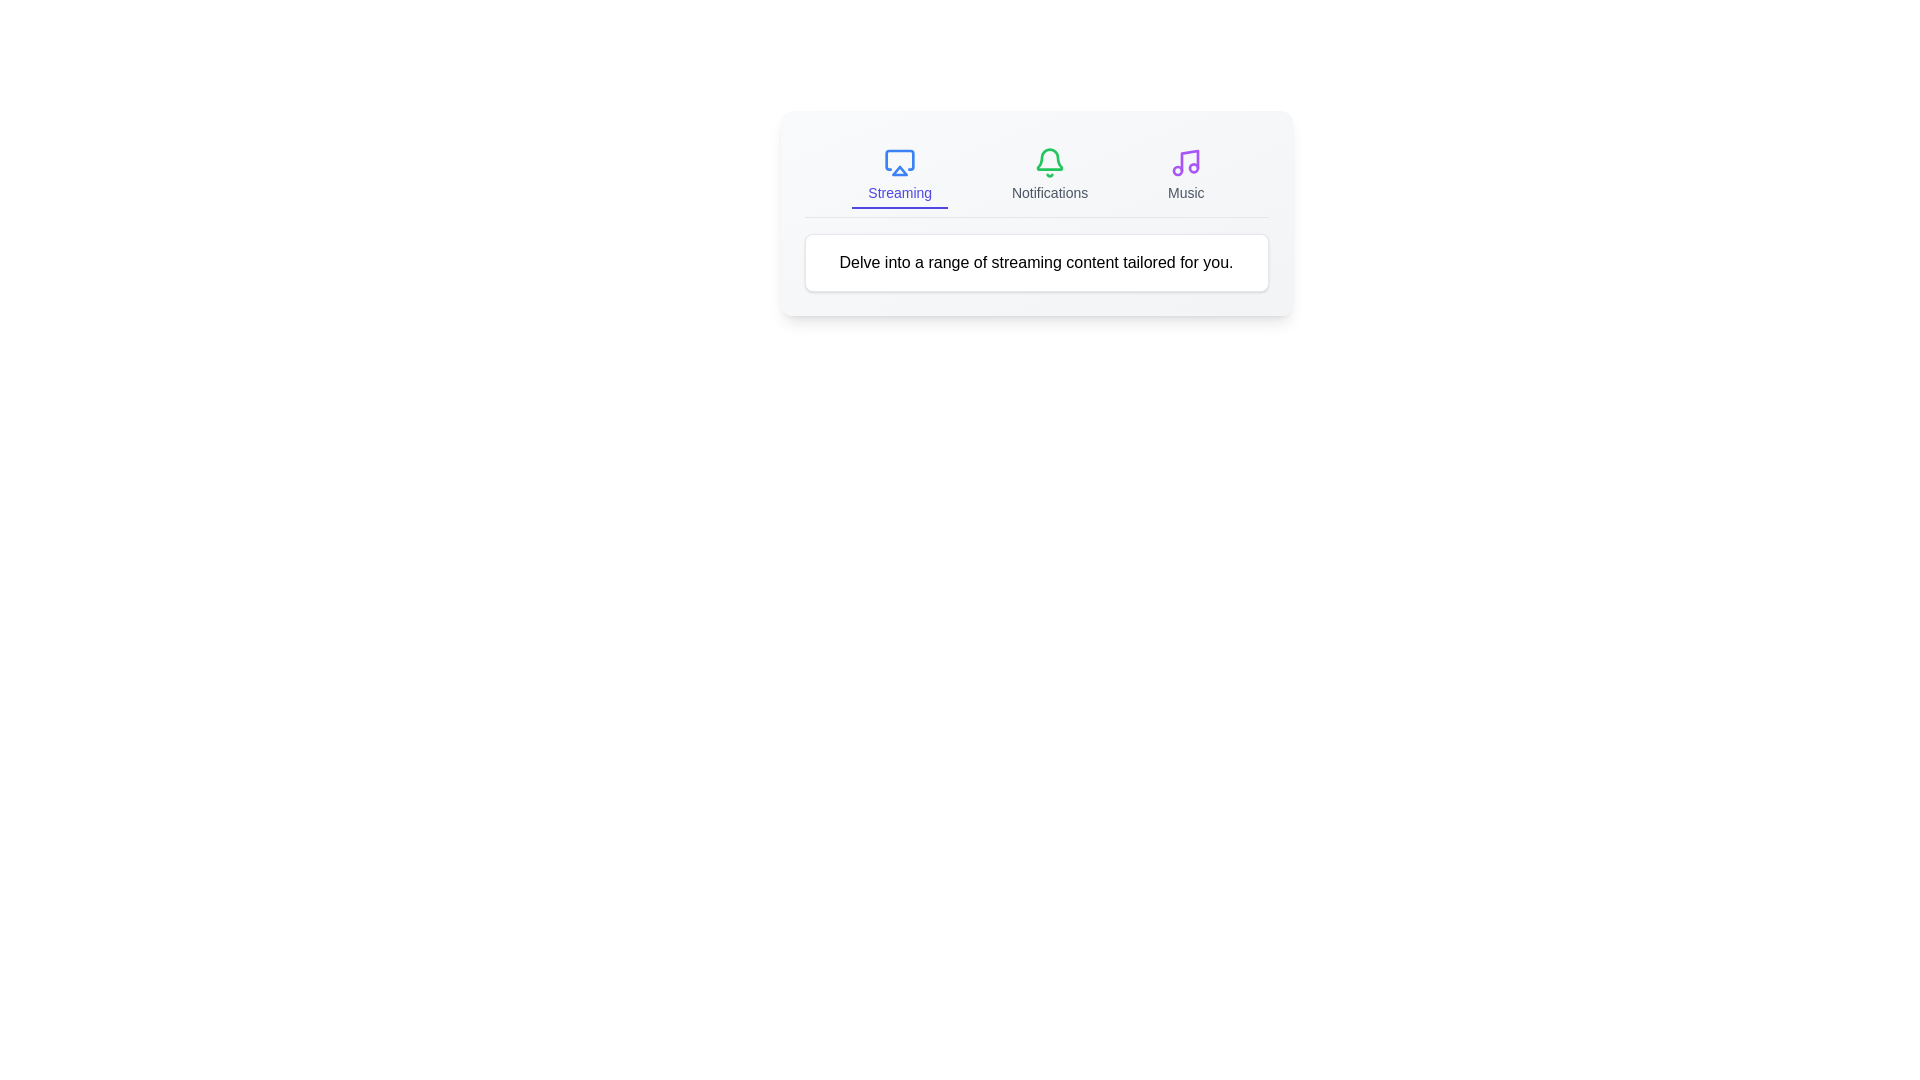 The image size is (1920, 1080). What do you see at coordinates (899, 175) in the screenshot?
I see `the tab labeled Streaming` at bounding box center [899, 175].